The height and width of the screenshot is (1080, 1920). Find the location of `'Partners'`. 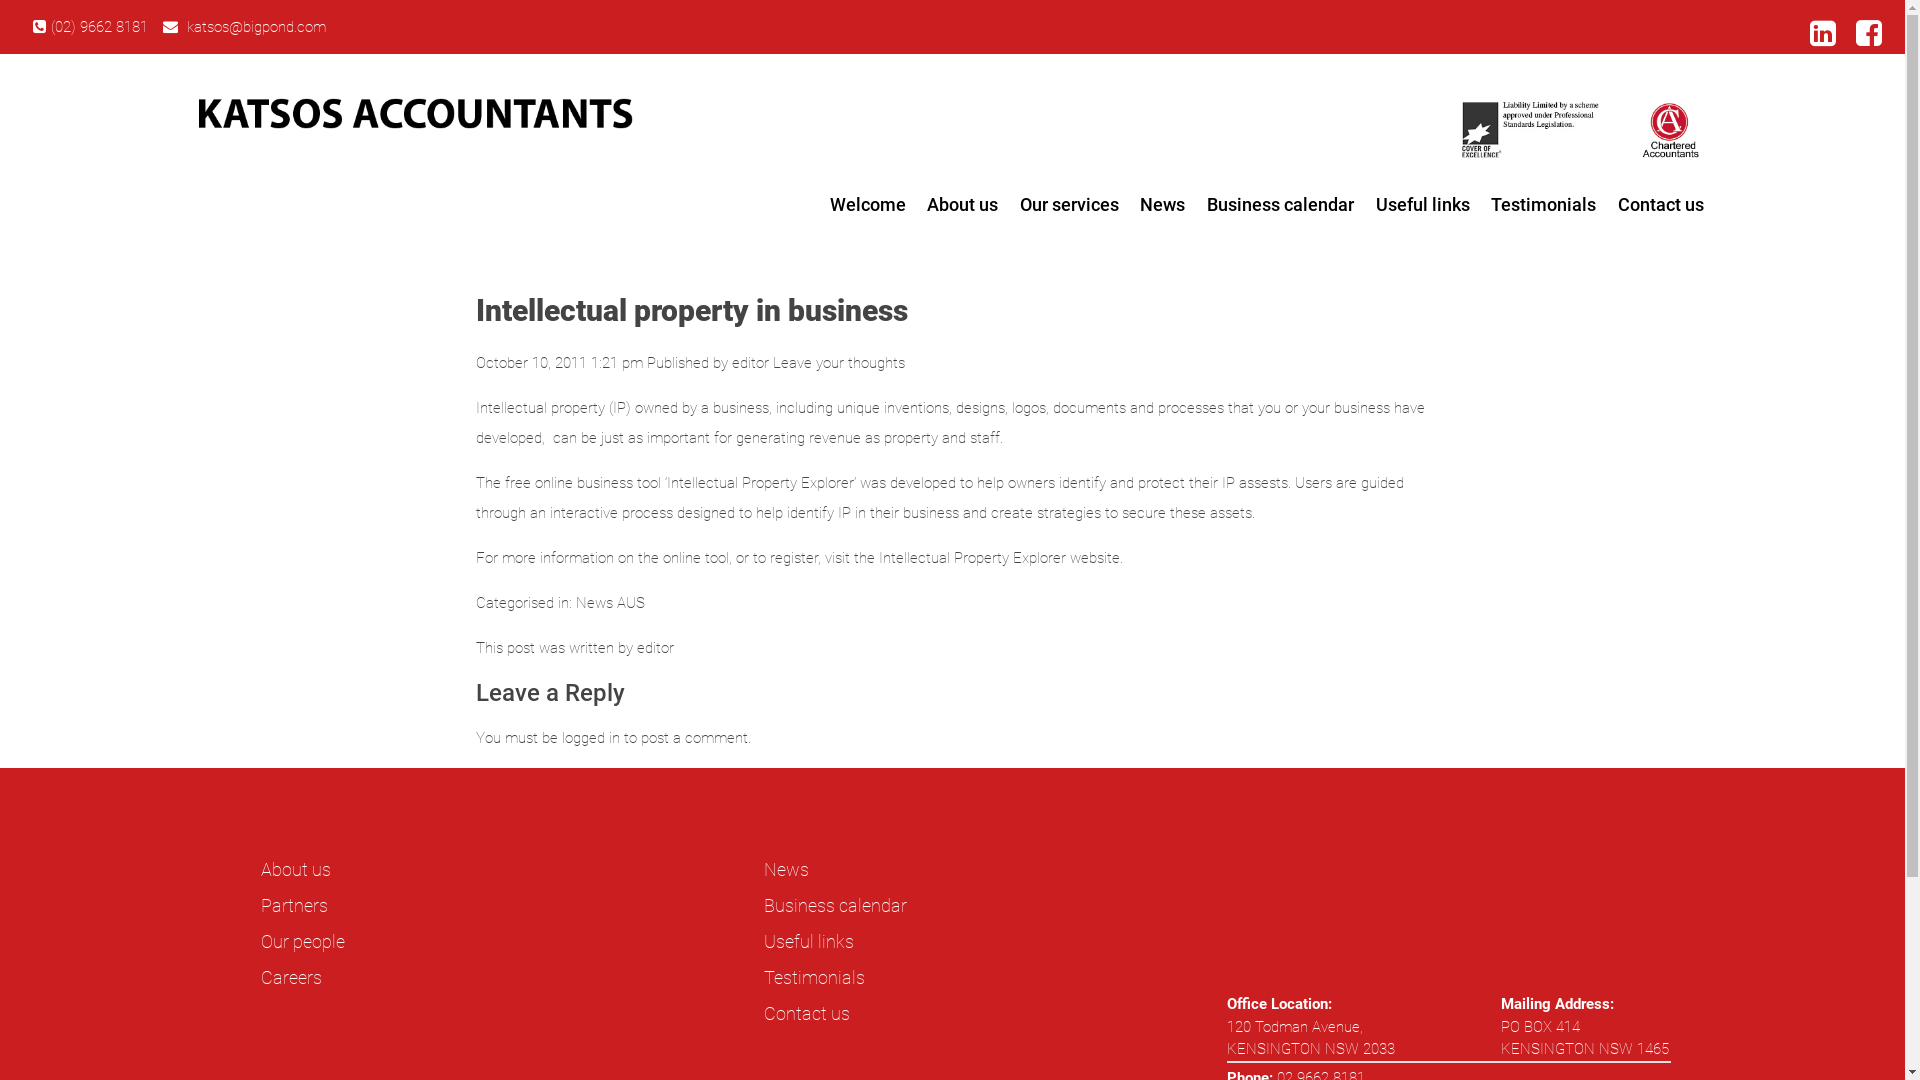

'Partners' is located at coordinates (293, 905).